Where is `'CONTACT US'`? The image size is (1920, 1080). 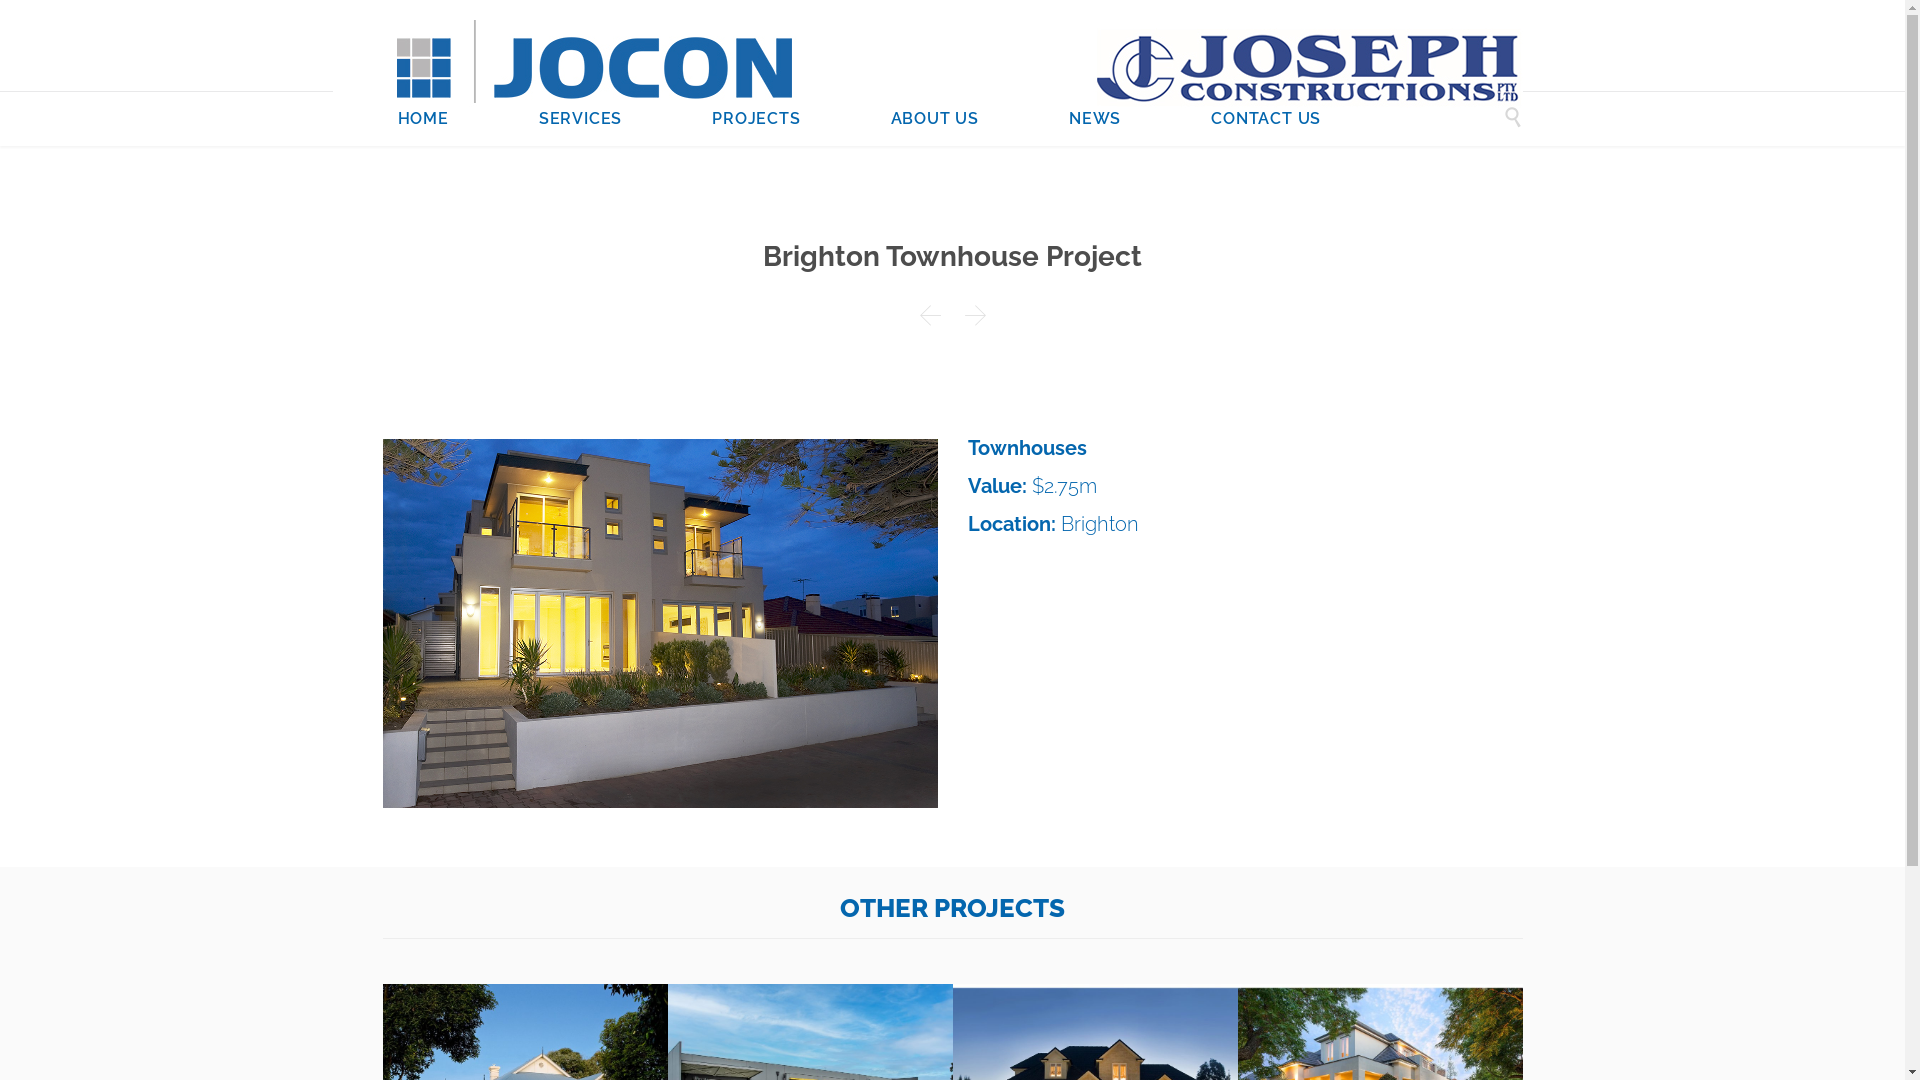 'CONTACT US' is located at coordinates (1265, 120).